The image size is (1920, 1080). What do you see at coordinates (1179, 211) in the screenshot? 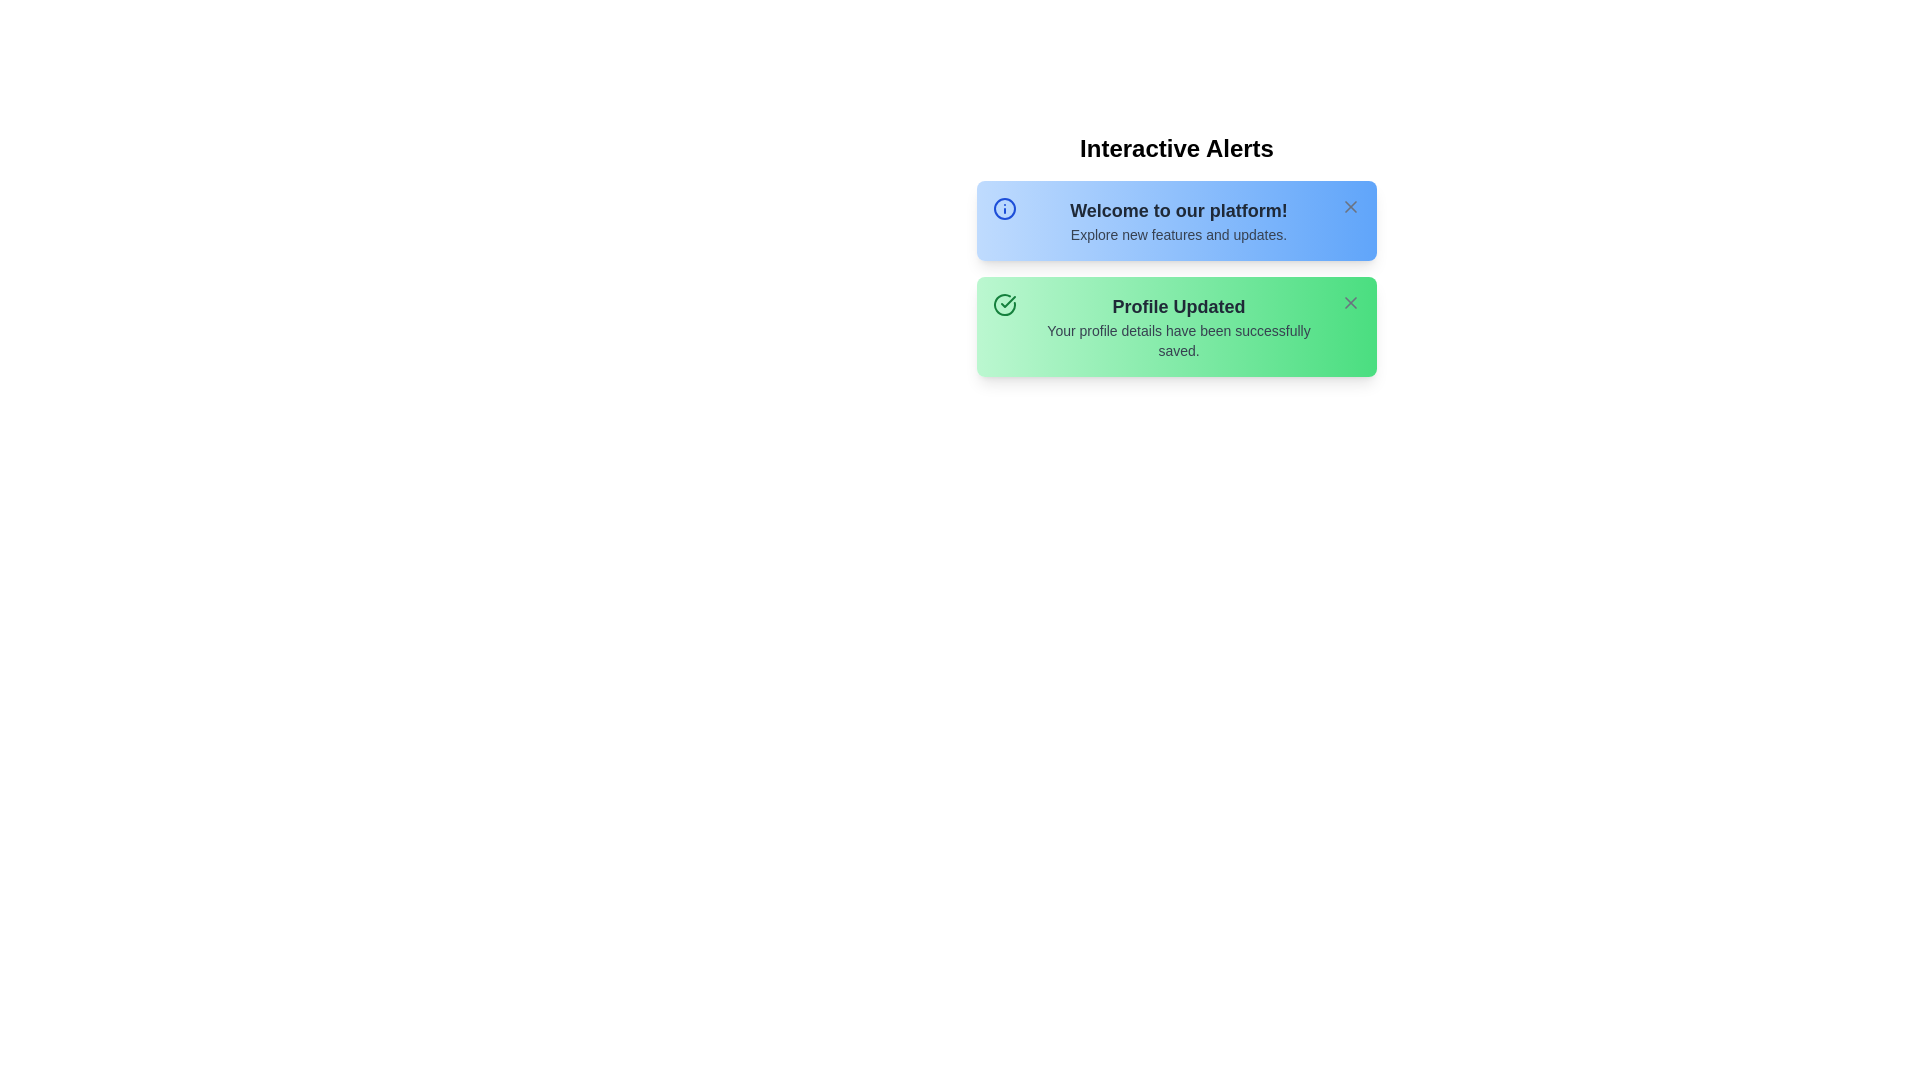
I see `the text 'Welcome to our platform!' to select it` at bounding box center [1179, 211].